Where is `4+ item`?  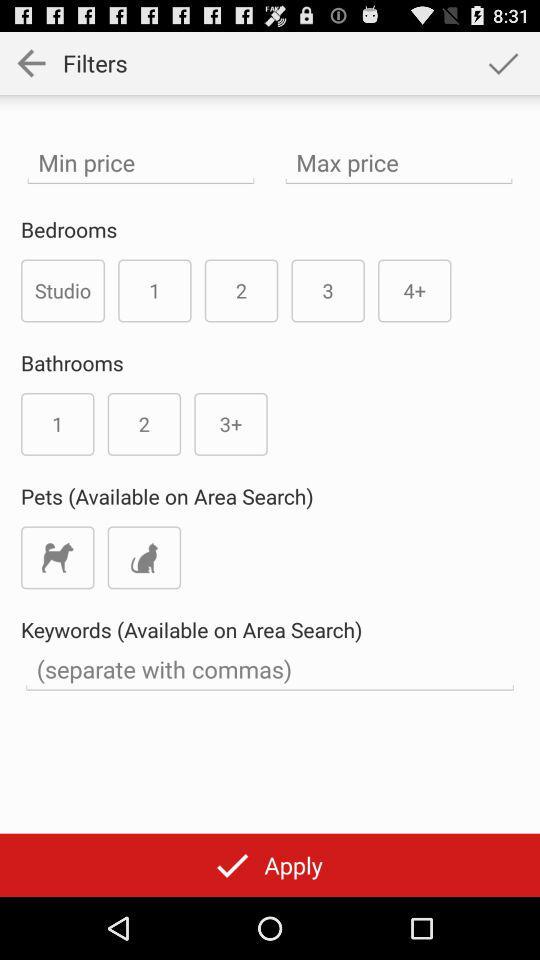 4+ item is located at coordinates (413, 289).